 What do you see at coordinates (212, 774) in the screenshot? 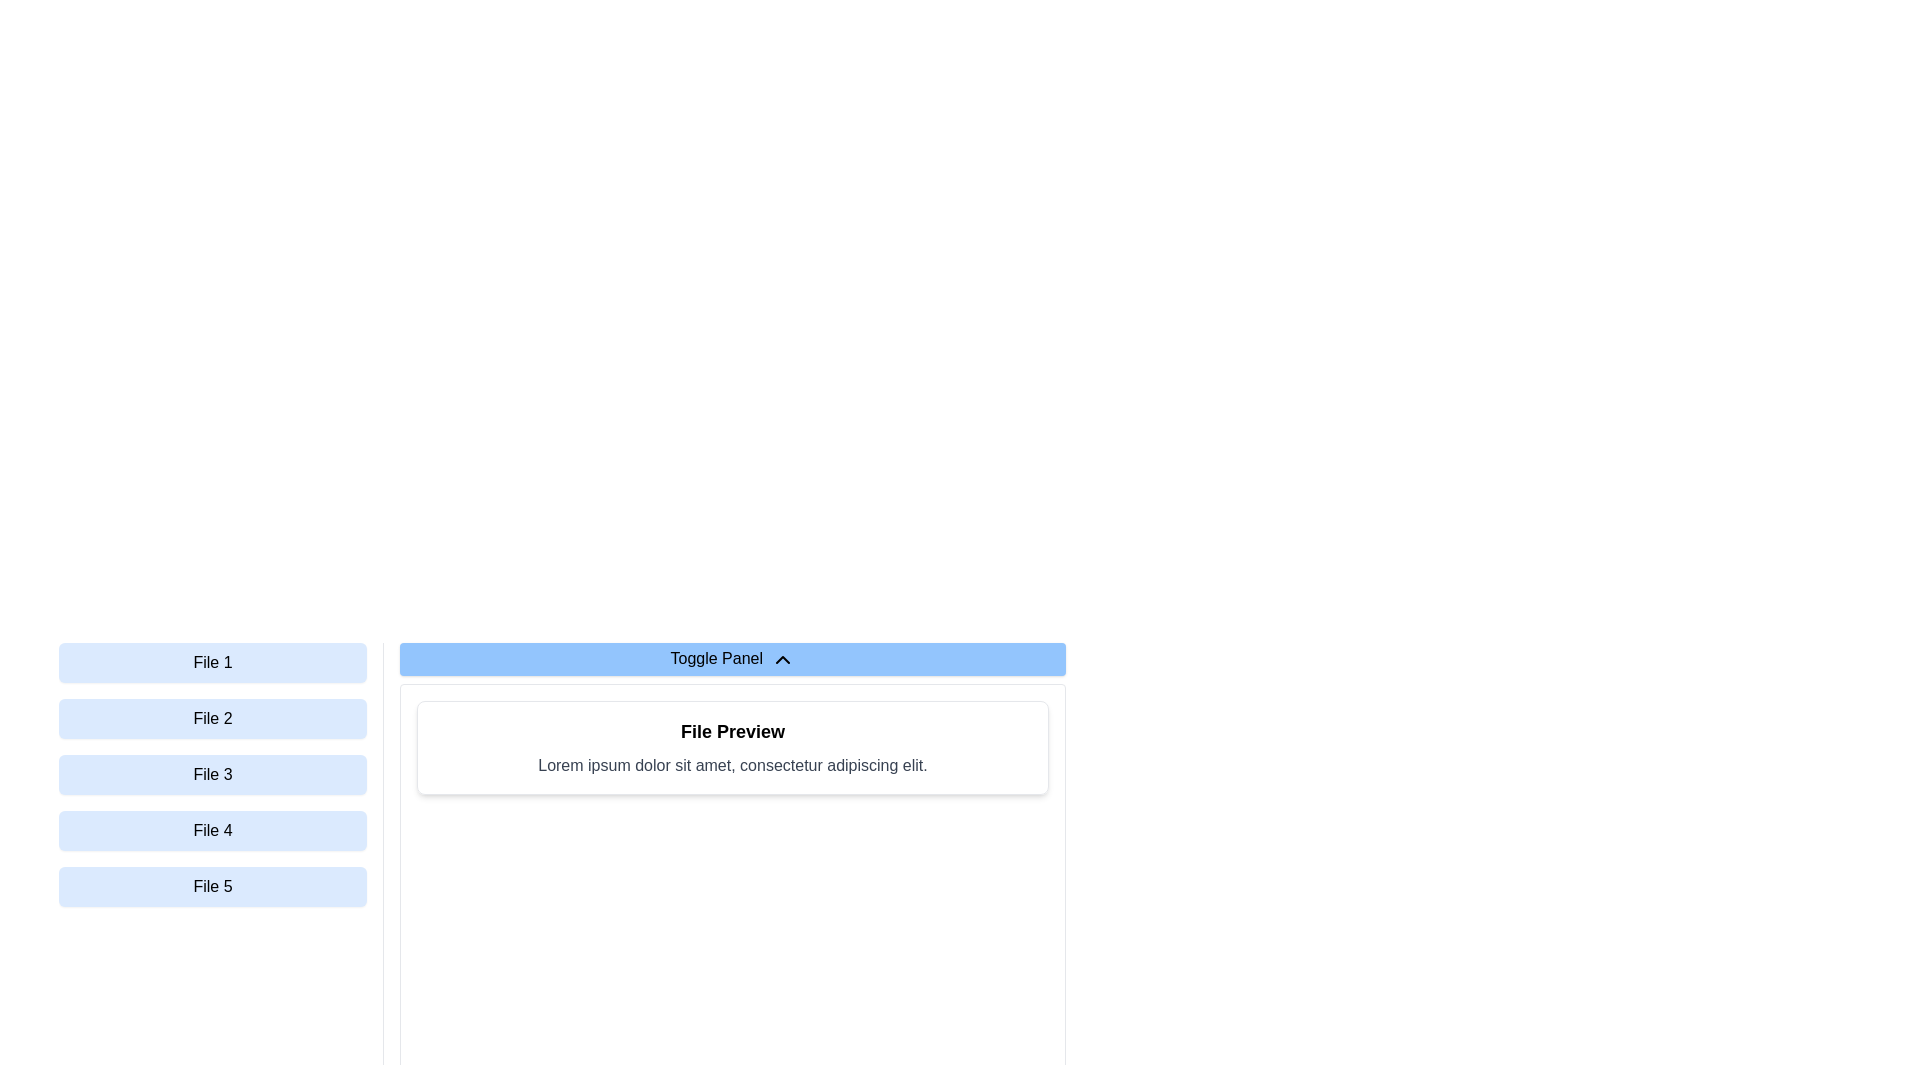
I see `the button labeled 'File 3'` at bounding box center [212, 774].